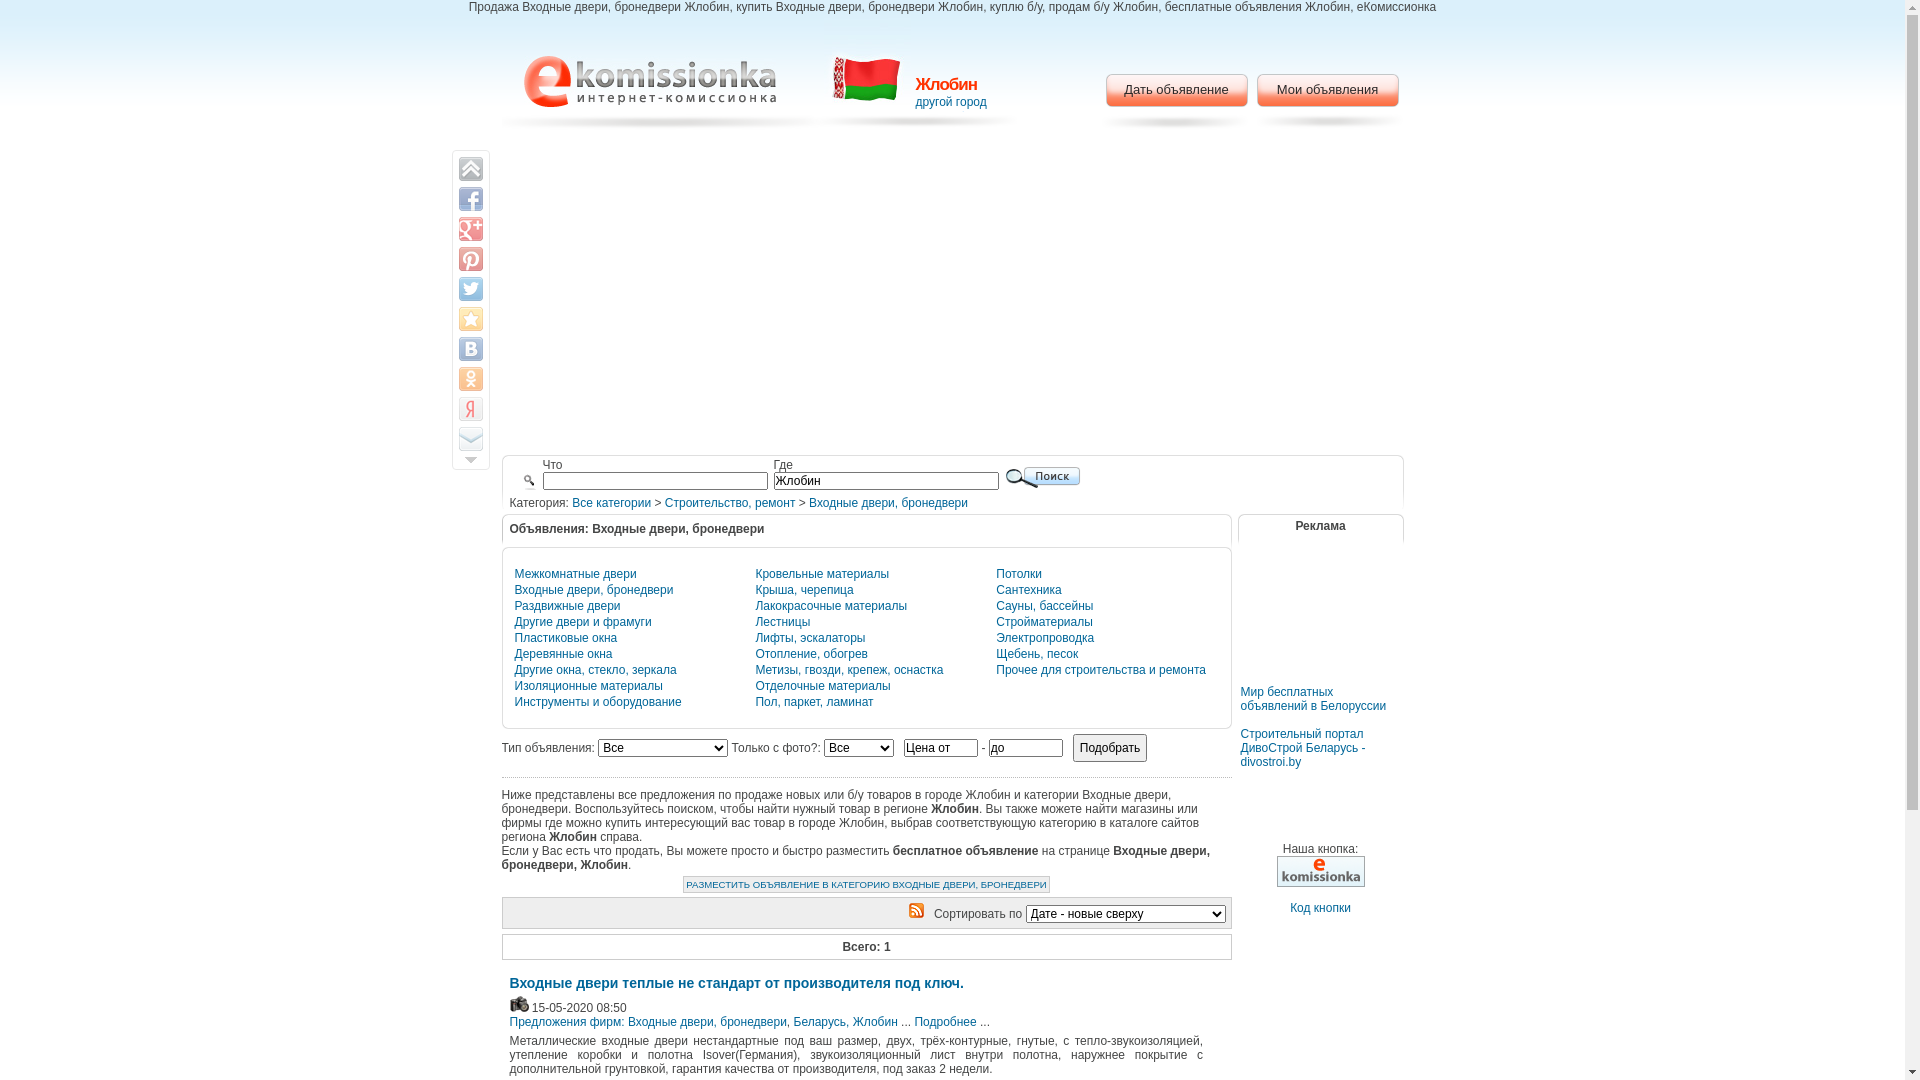 The width and height of the screenshot is (1920, 1080). Describe the element at coordinates (469, 199) in the screenshot. I see `'Share on Facebook'` at that location.